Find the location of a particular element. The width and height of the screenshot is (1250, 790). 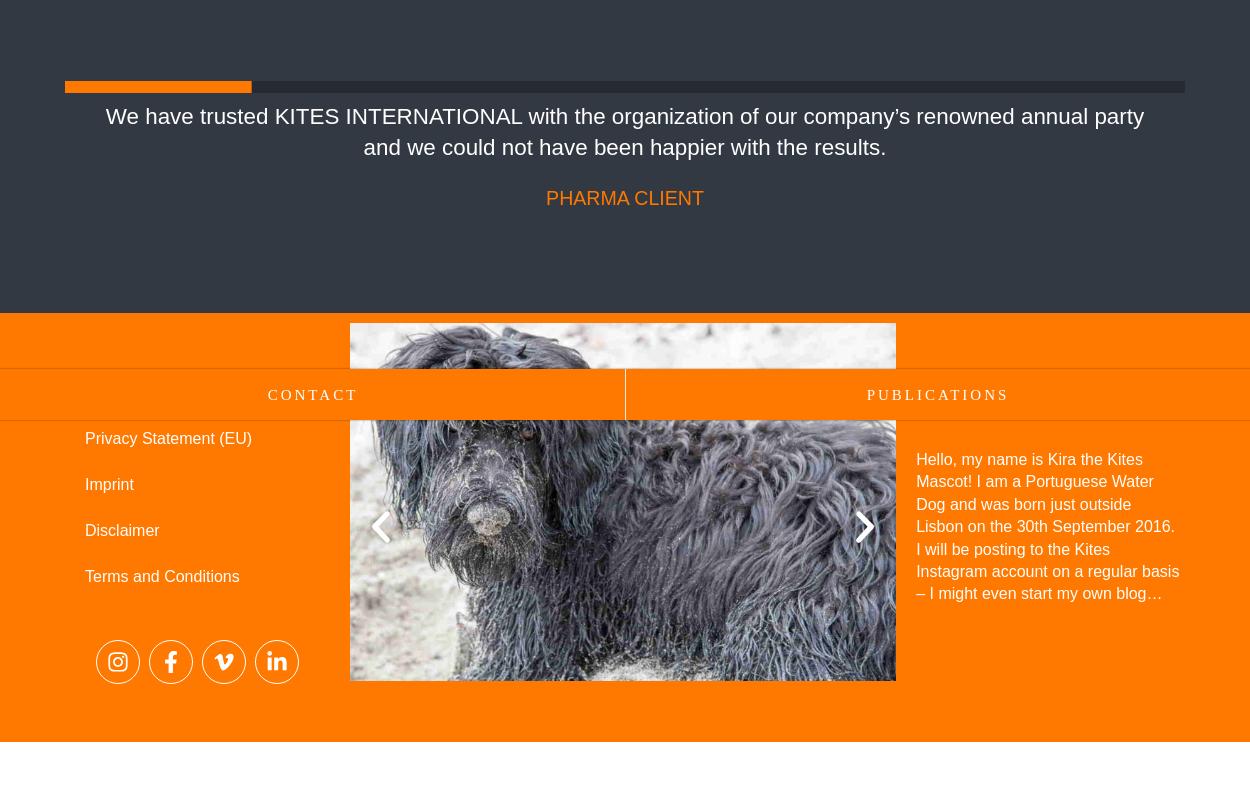

'Disclaimer' is located at coordinates (121, 529).